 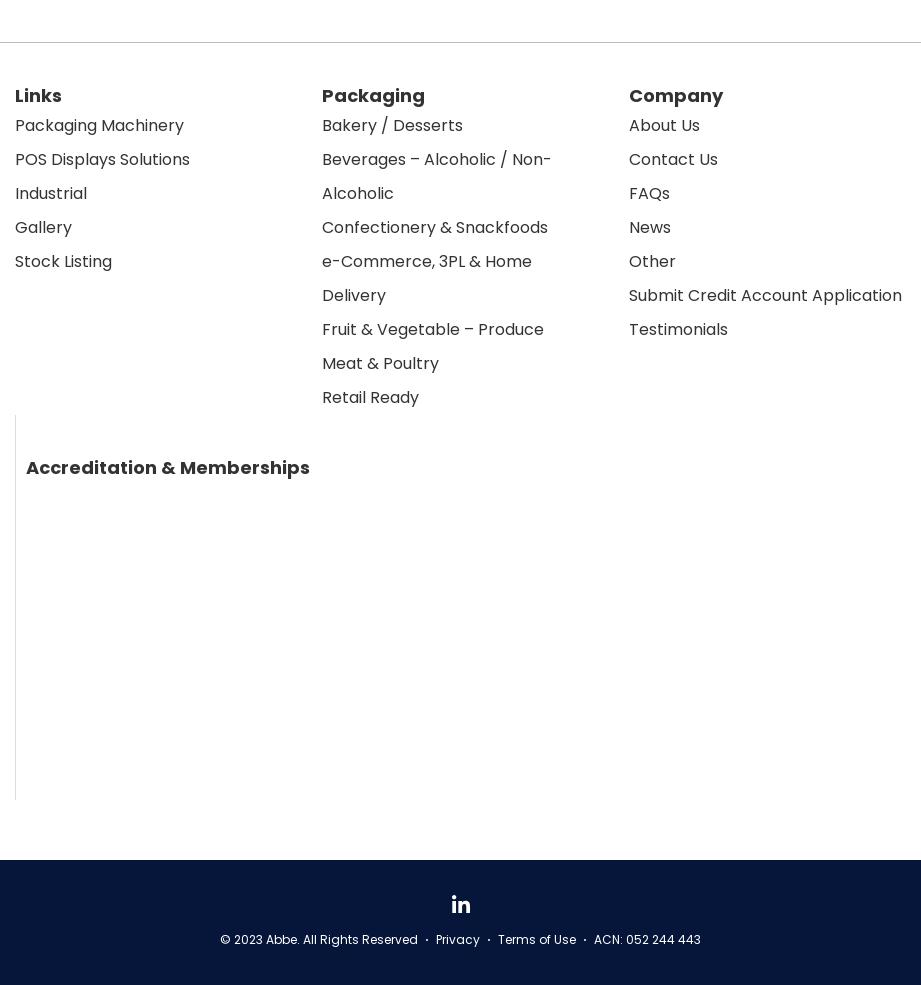 I want to click on 'Confectionery & Snackfoods', so click(x=433, y=225).